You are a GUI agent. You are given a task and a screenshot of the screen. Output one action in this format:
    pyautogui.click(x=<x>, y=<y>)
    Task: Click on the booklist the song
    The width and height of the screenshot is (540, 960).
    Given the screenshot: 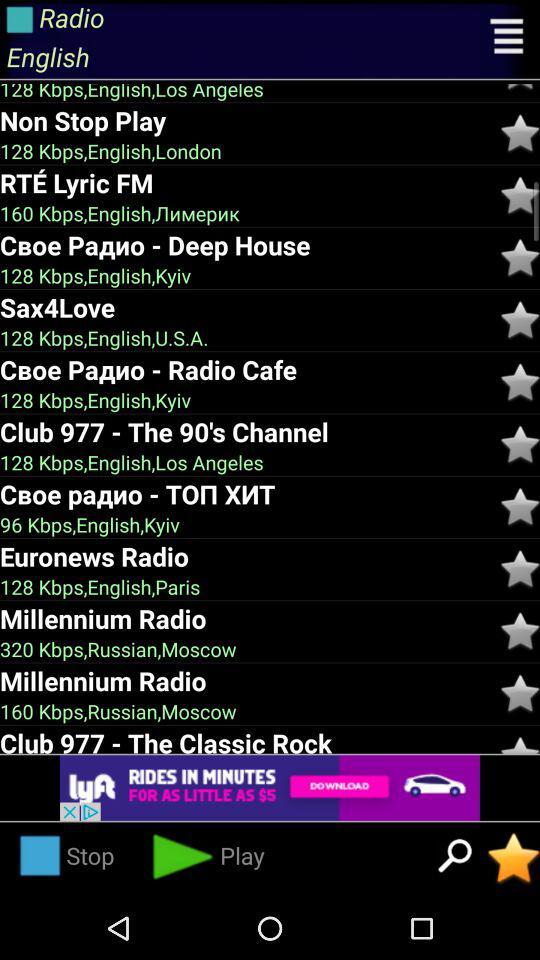 What is the action you would take?
    pyautogui.click(x=520, y=257)
    